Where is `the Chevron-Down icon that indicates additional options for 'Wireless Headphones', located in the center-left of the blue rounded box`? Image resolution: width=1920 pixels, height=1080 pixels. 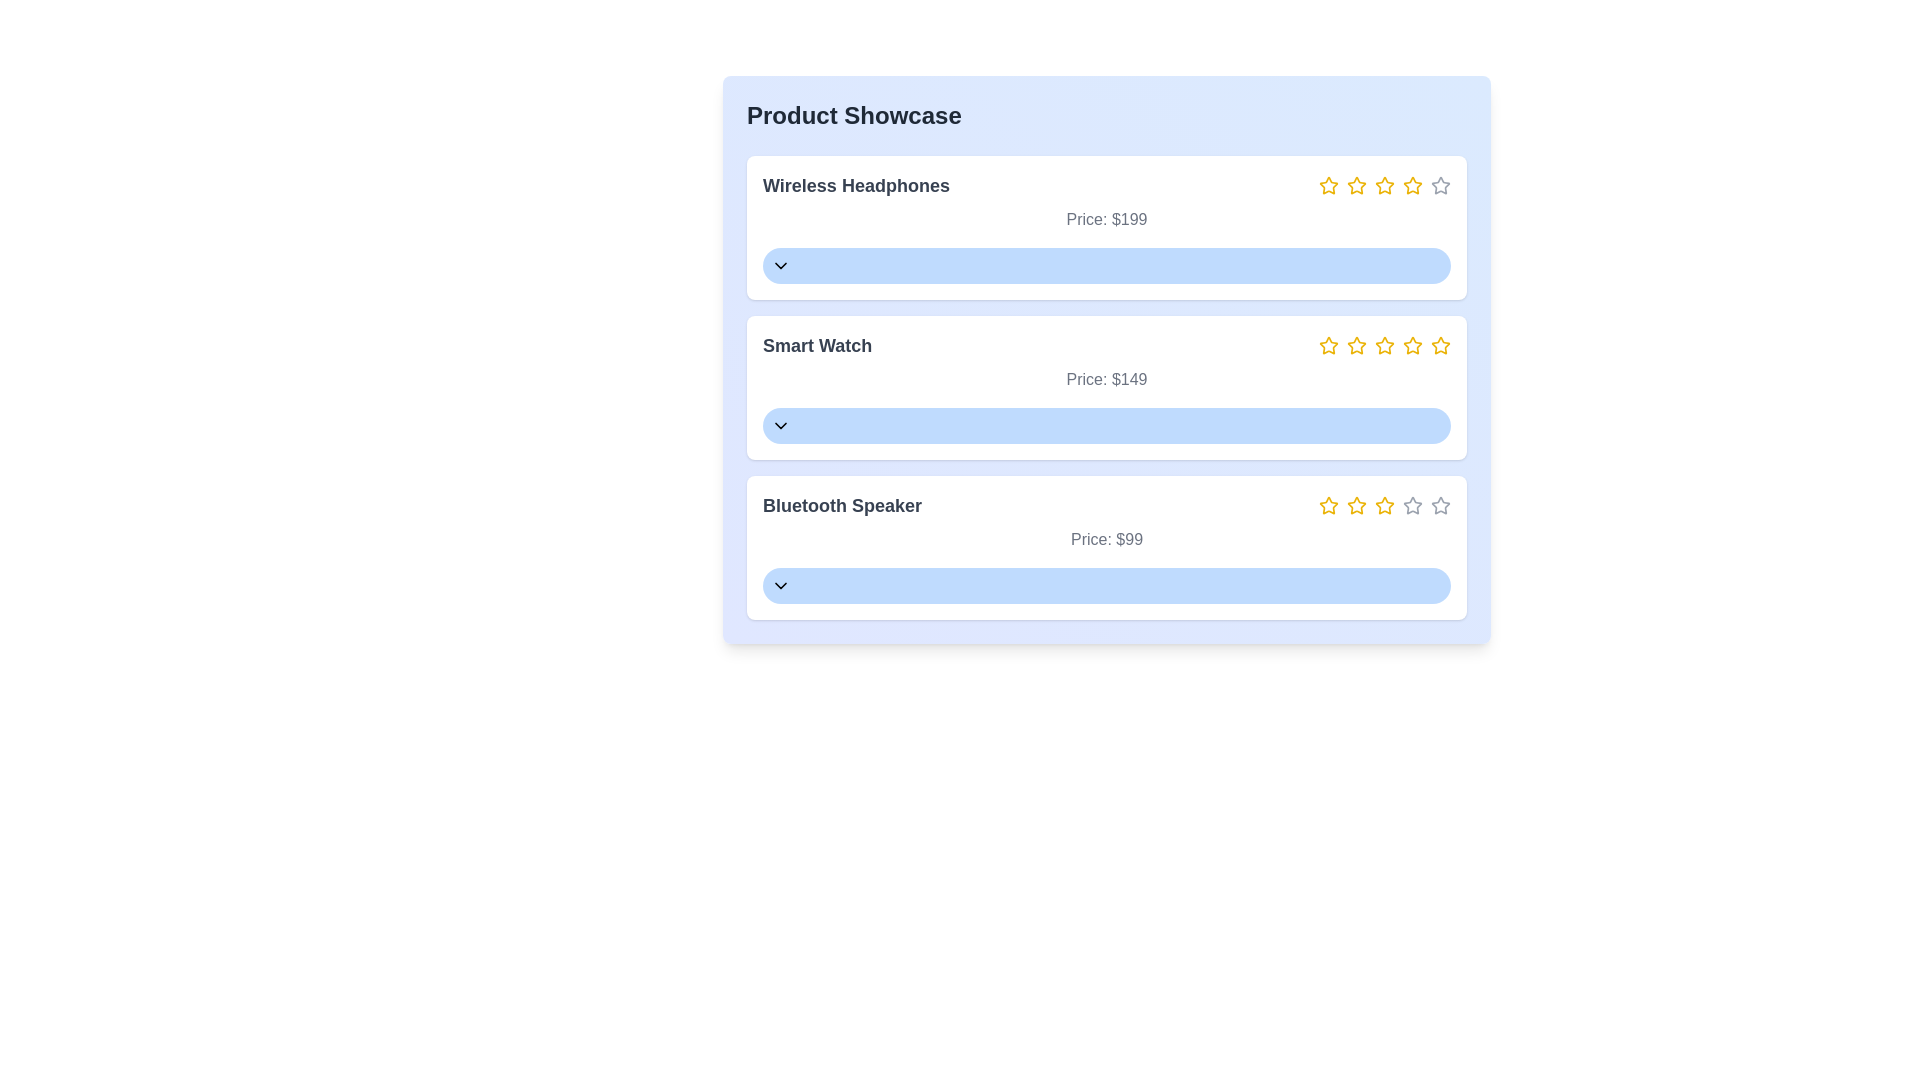
the Chevron-Down icon that indicates additional options for 'Wireless Headphones', located in the center-left of the blue rounded box is located at coordinates (780, 265).